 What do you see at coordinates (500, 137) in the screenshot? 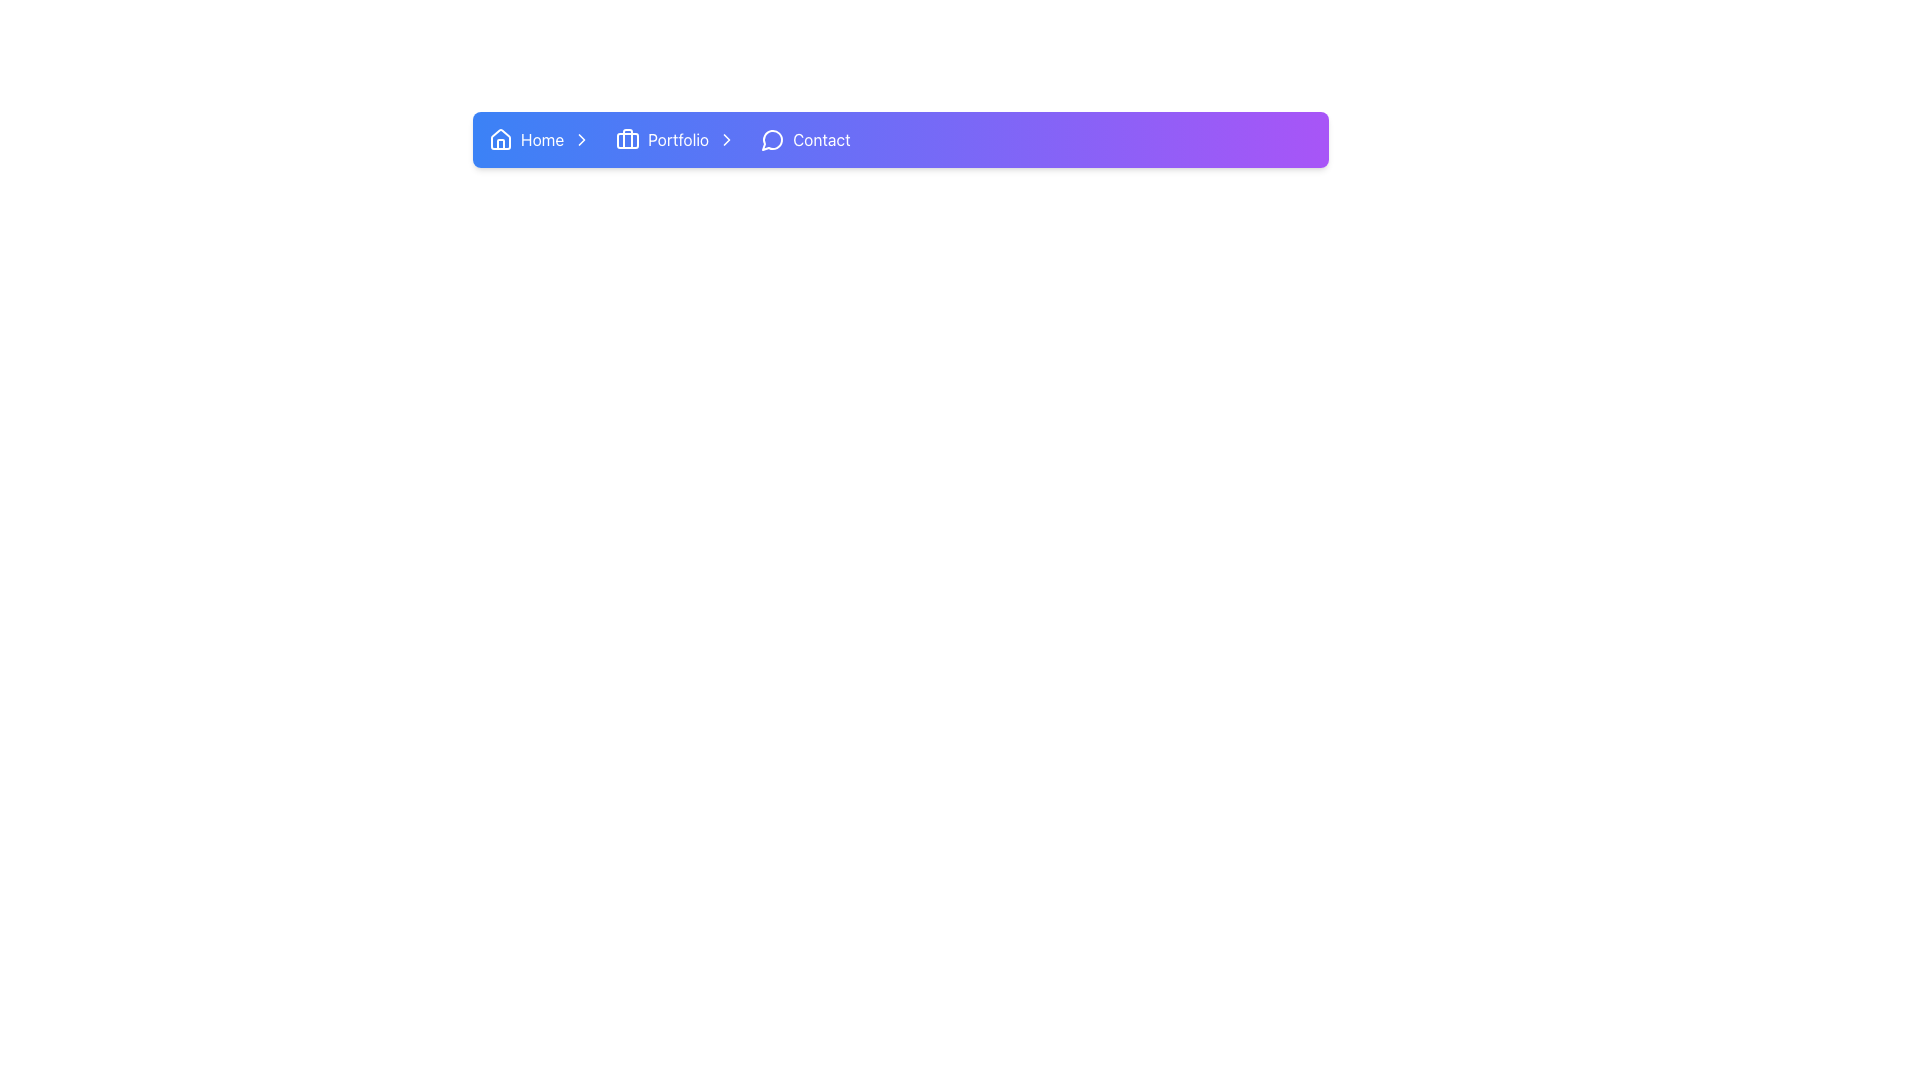
I see `the 'Home' icon located at the leftmost side of the navigation bar, which visually represents the roof structure of a house and precedes the textual label 'Home'` at bounding box center [500, 137].